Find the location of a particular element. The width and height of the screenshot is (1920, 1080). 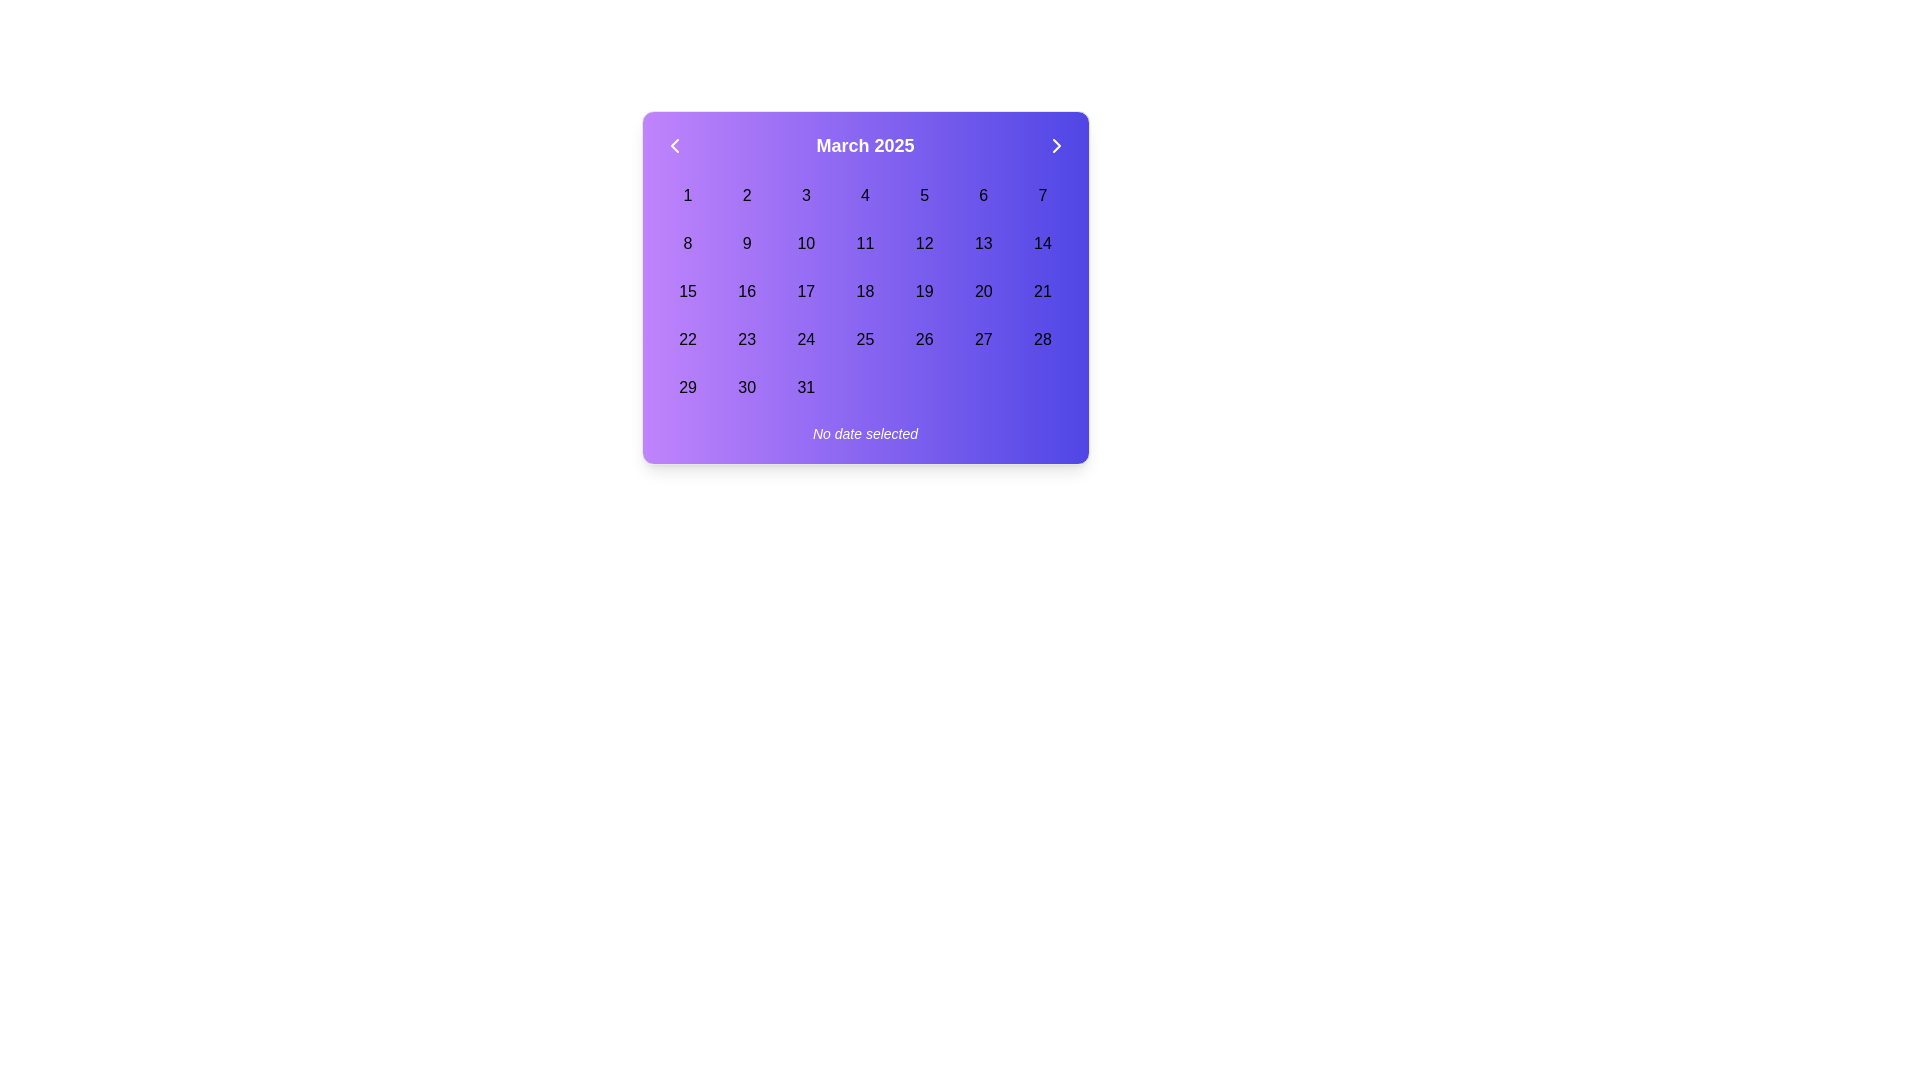

the date selection button for the date '16' in the calendar grid is located at coordinates (746, 292).